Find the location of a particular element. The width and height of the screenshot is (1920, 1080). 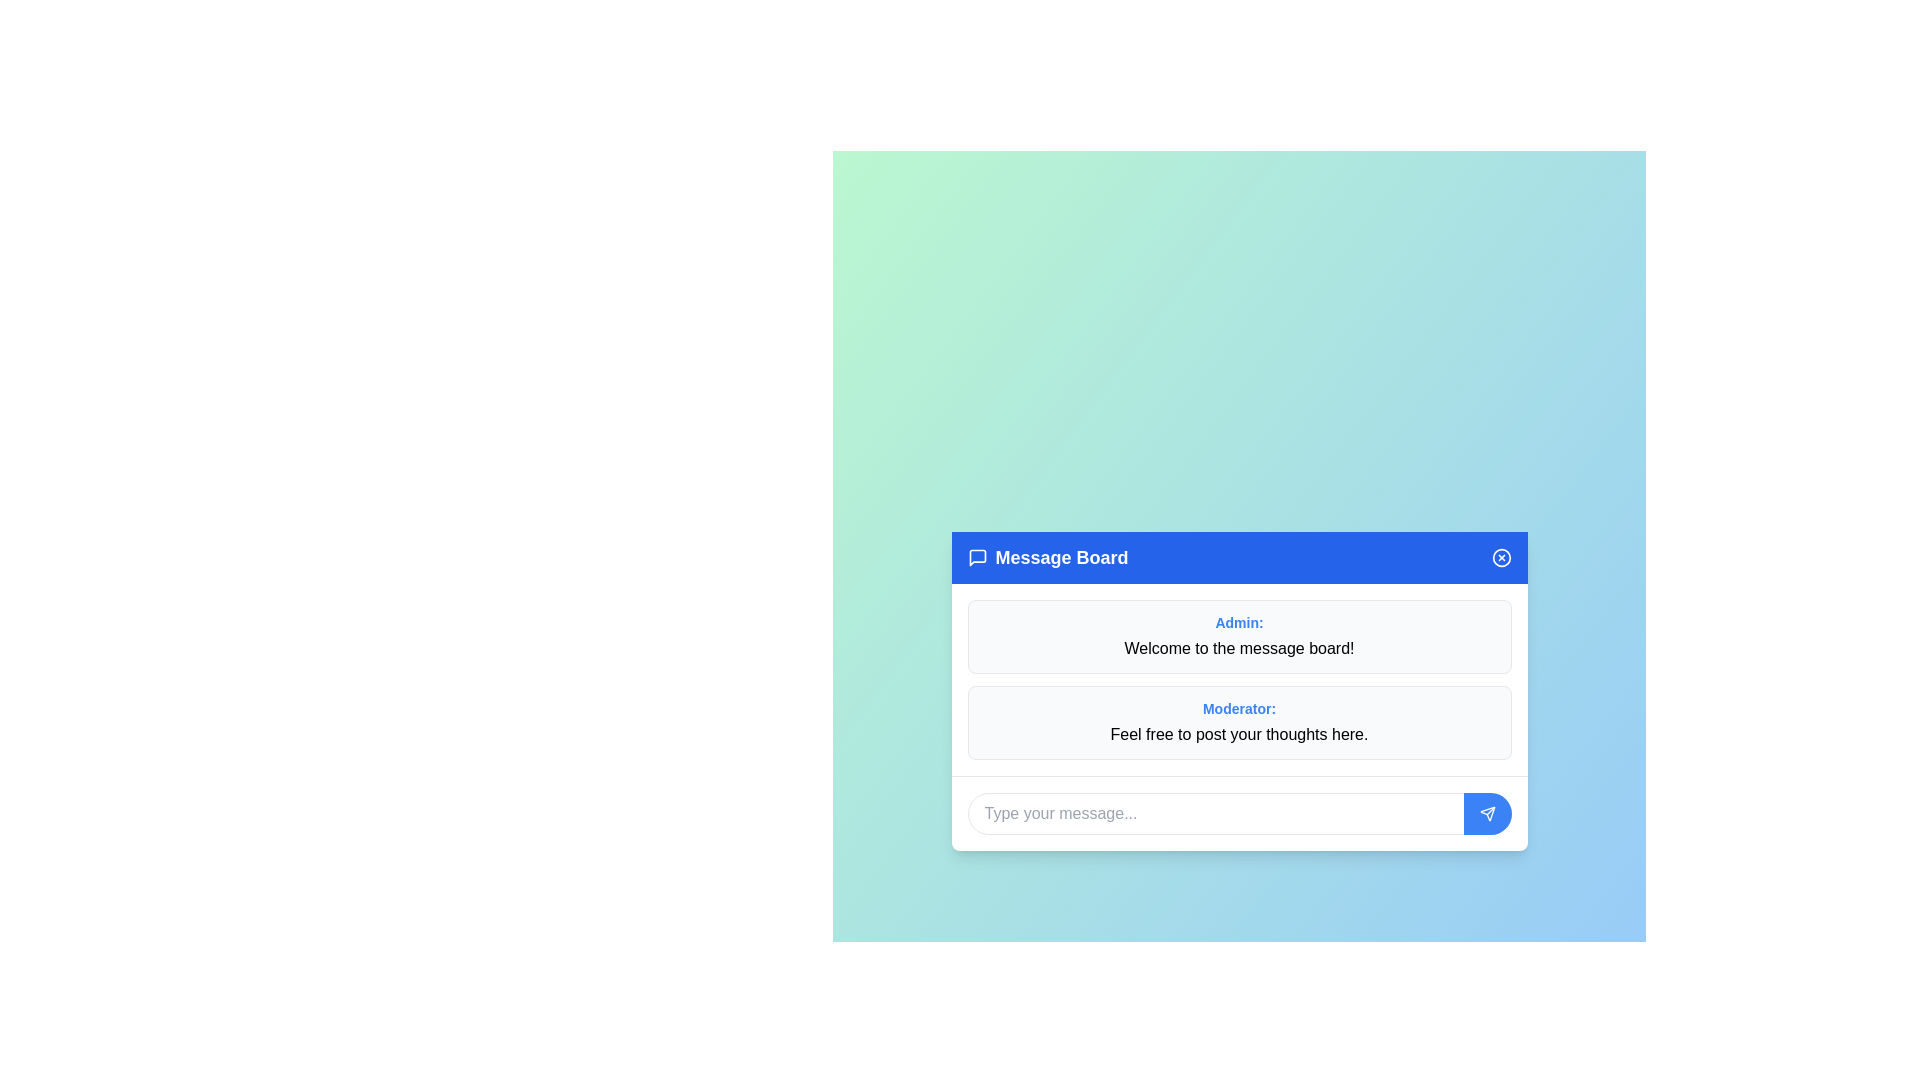

the send button to submit the message is located at coordinates (1487, 813).